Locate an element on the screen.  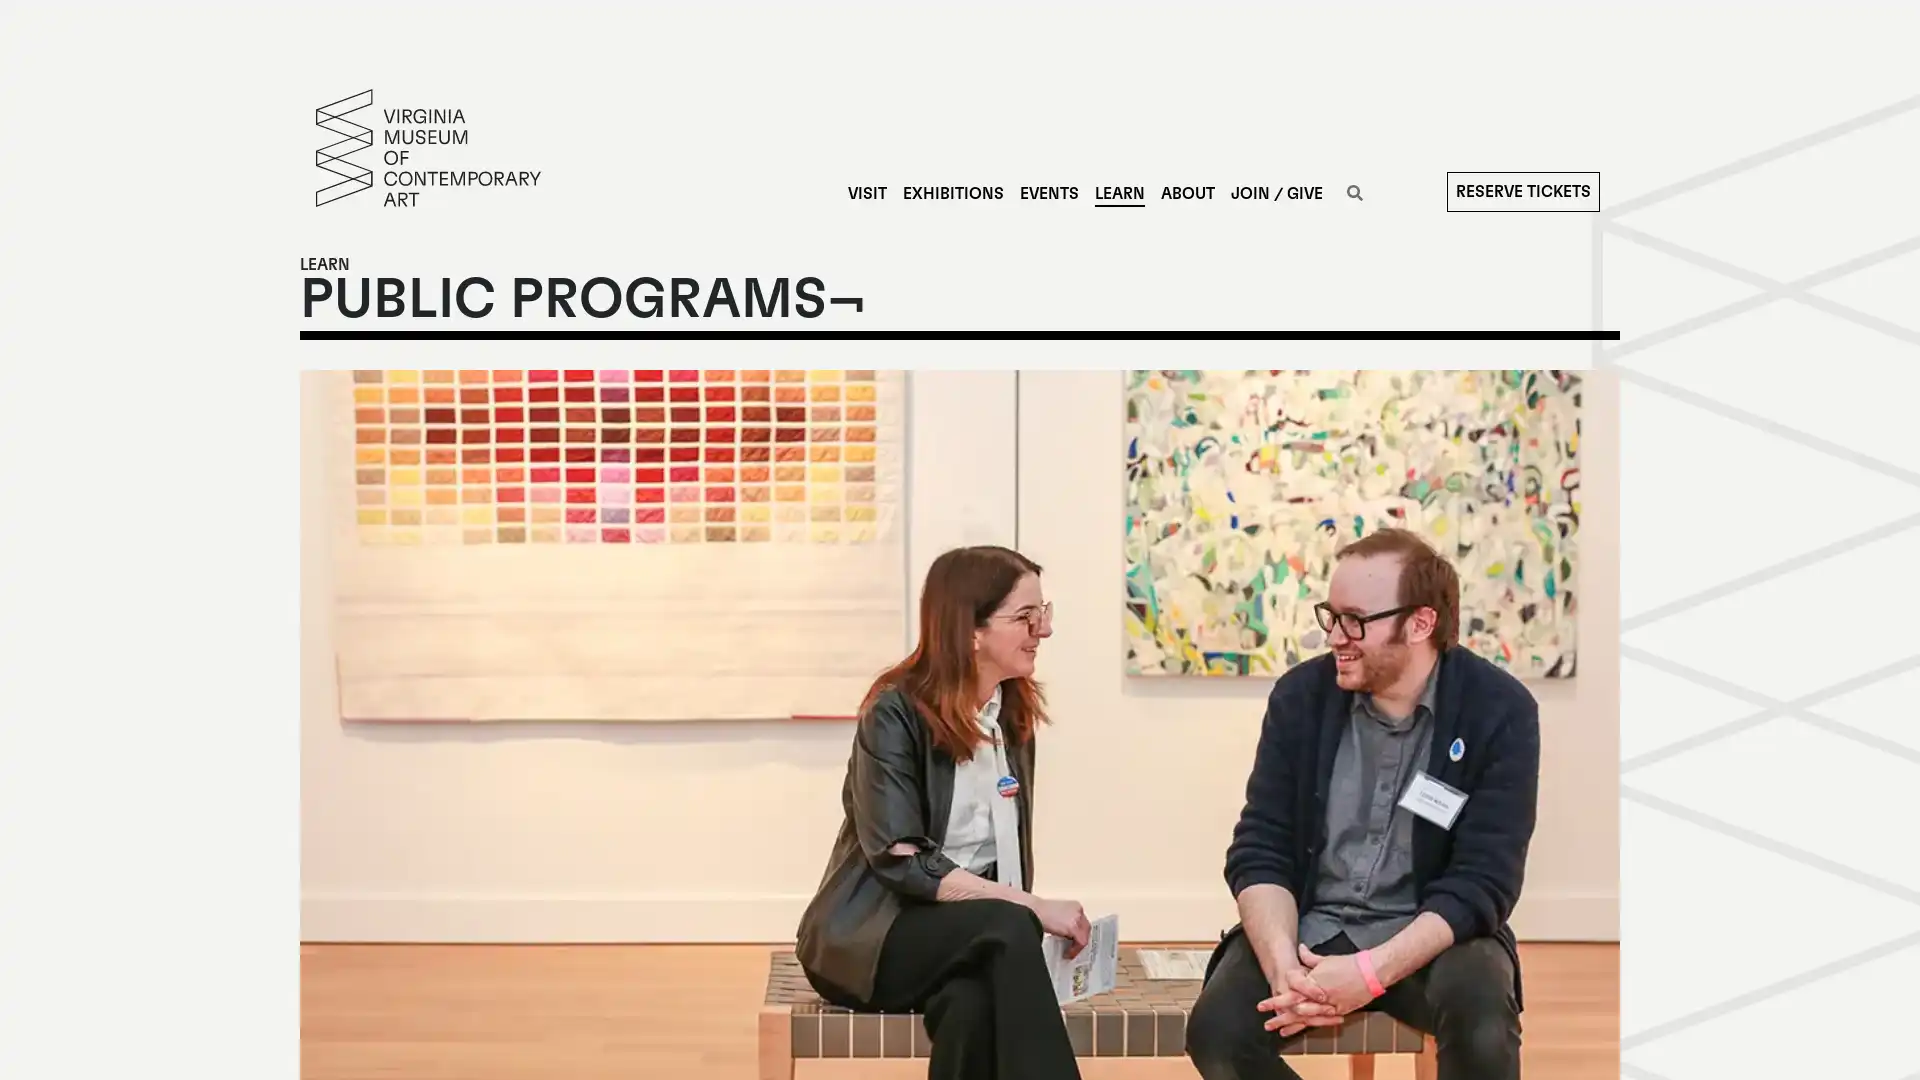
LEARN is located at coordinates (1117, 193).